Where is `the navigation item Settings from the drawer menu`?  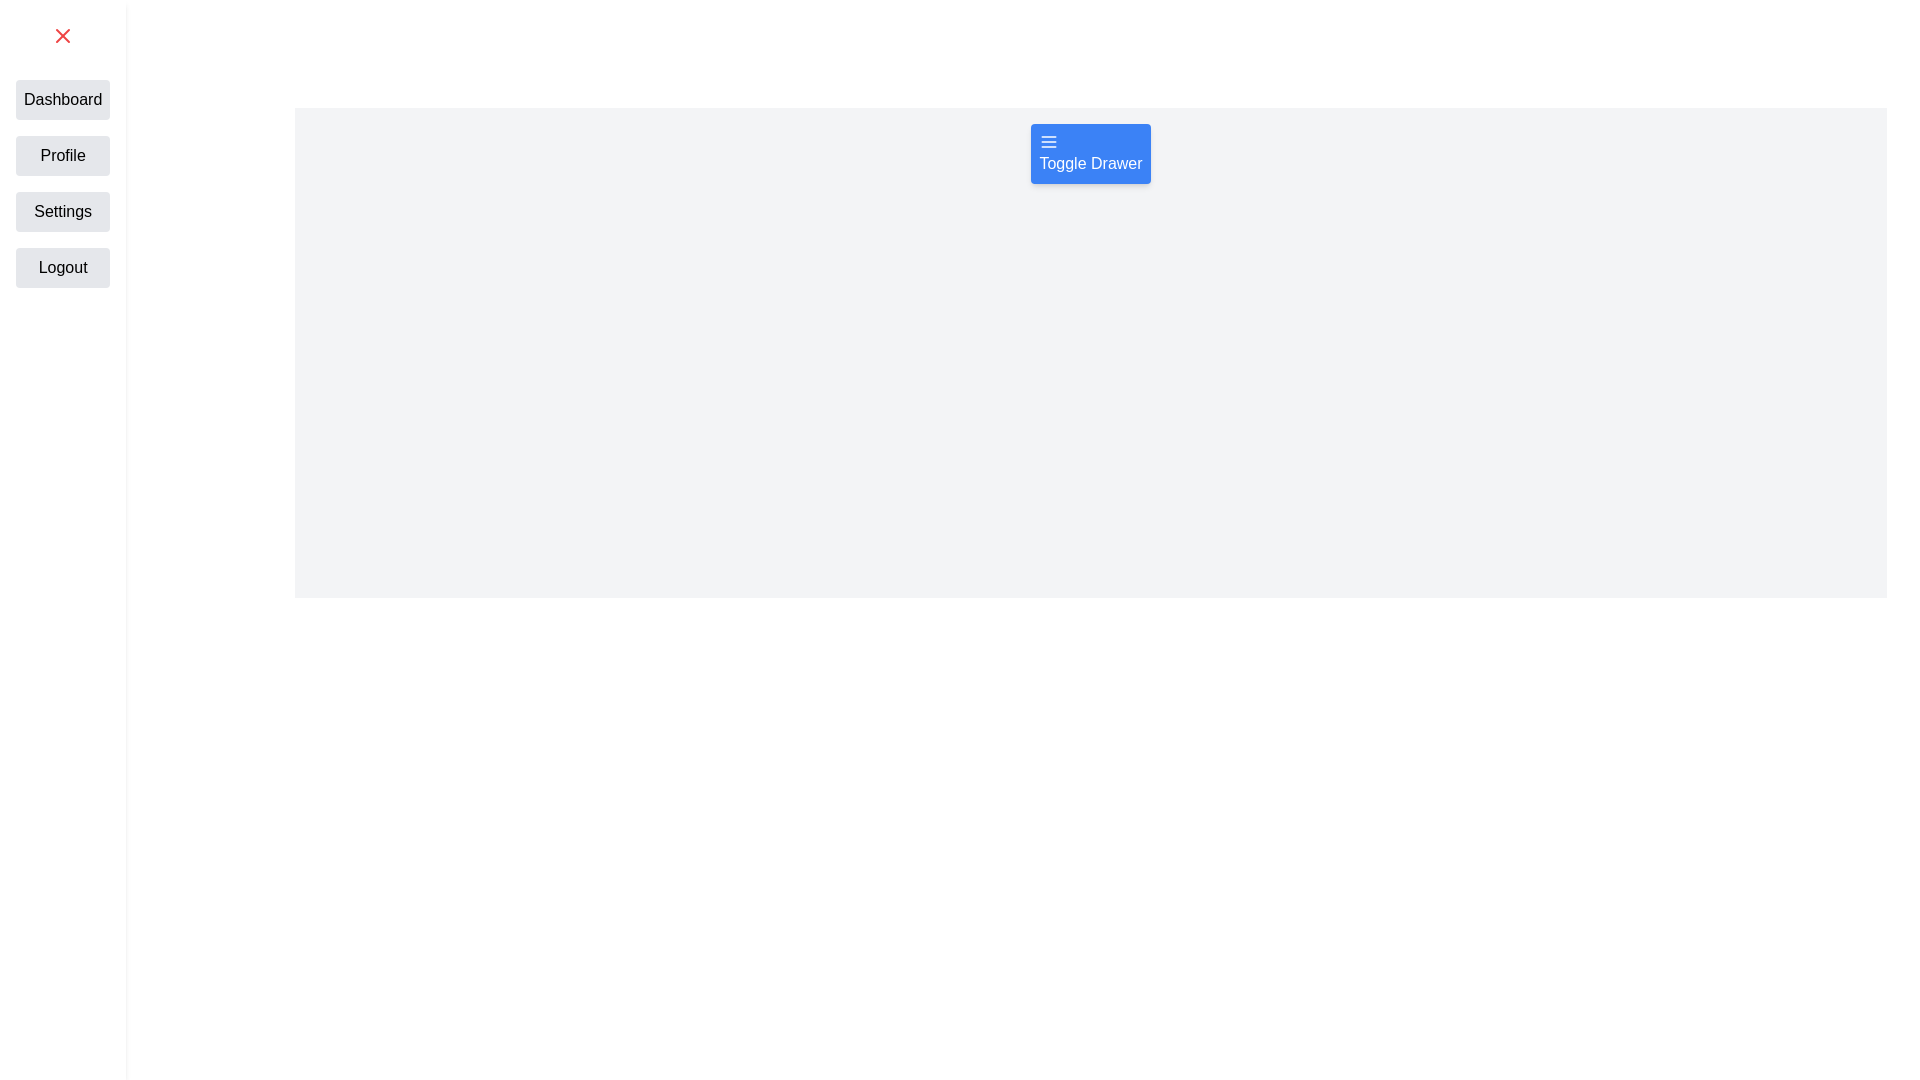 the navigation item Settings from the drawer menu is located at coordinates (62, 212).